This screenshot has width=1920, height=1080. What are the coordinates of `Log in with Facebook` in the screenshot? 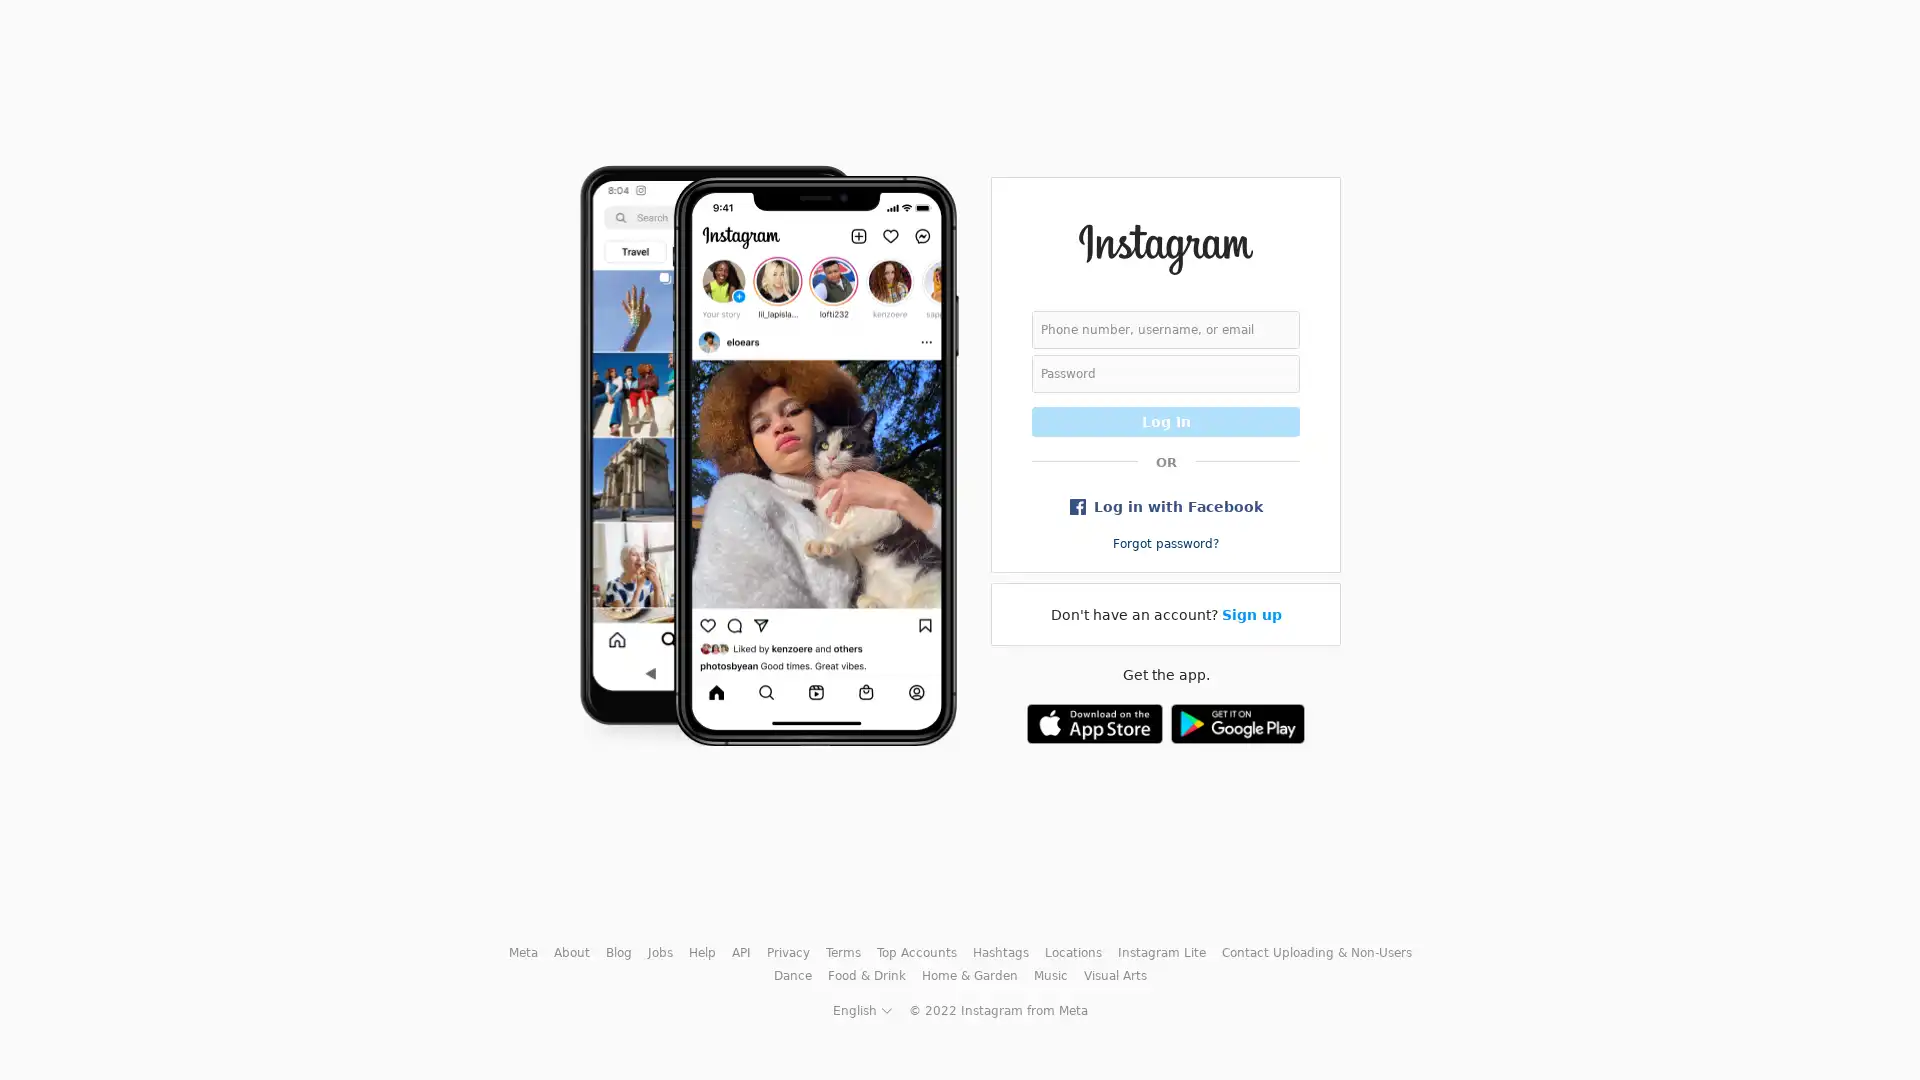 It's located at (1166, 504).